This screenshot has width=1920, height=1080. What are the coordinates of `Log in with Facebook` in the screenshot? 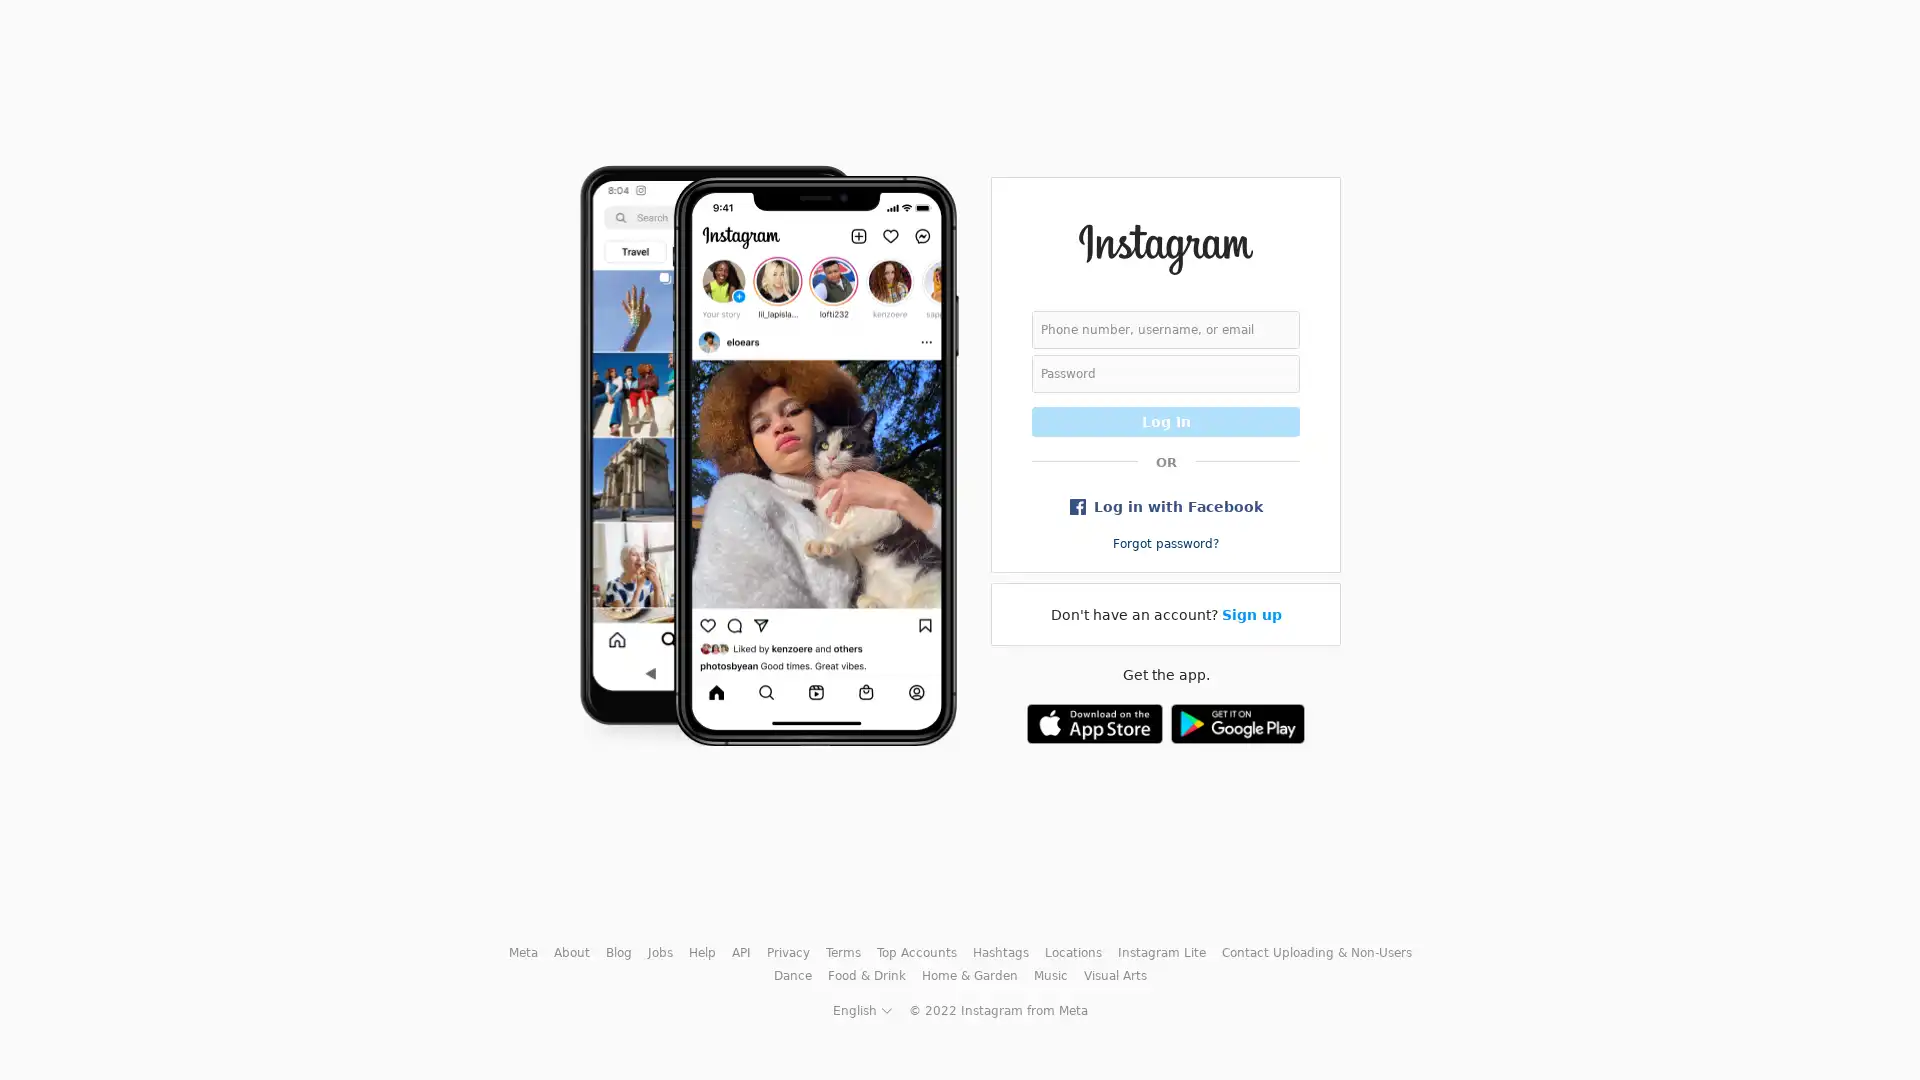 It's located at (1166, 504).